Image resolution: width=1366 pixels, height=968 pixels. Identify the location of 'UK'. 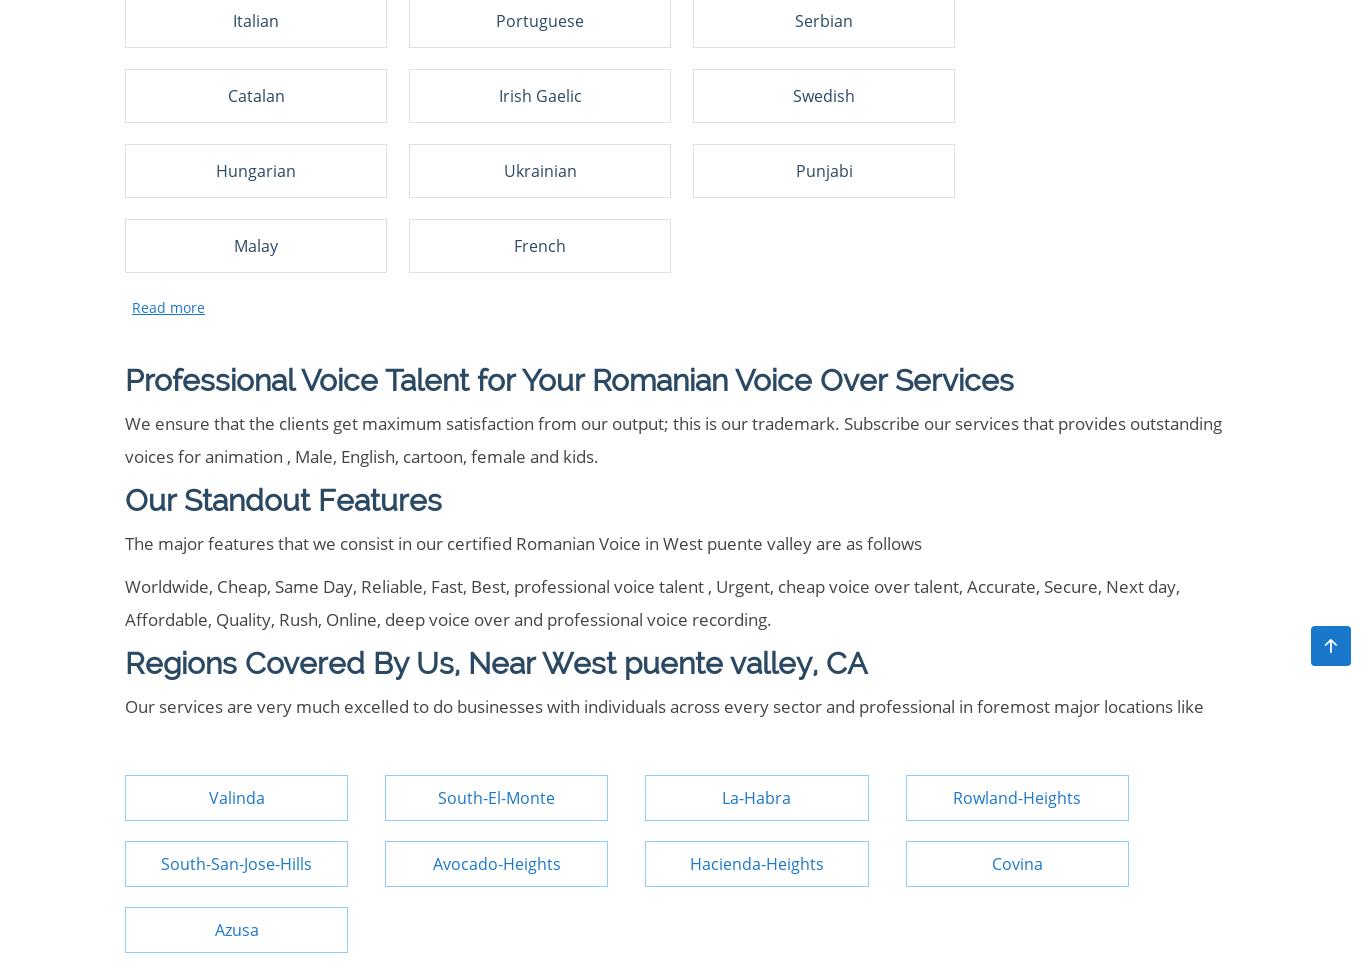
(619, 53).